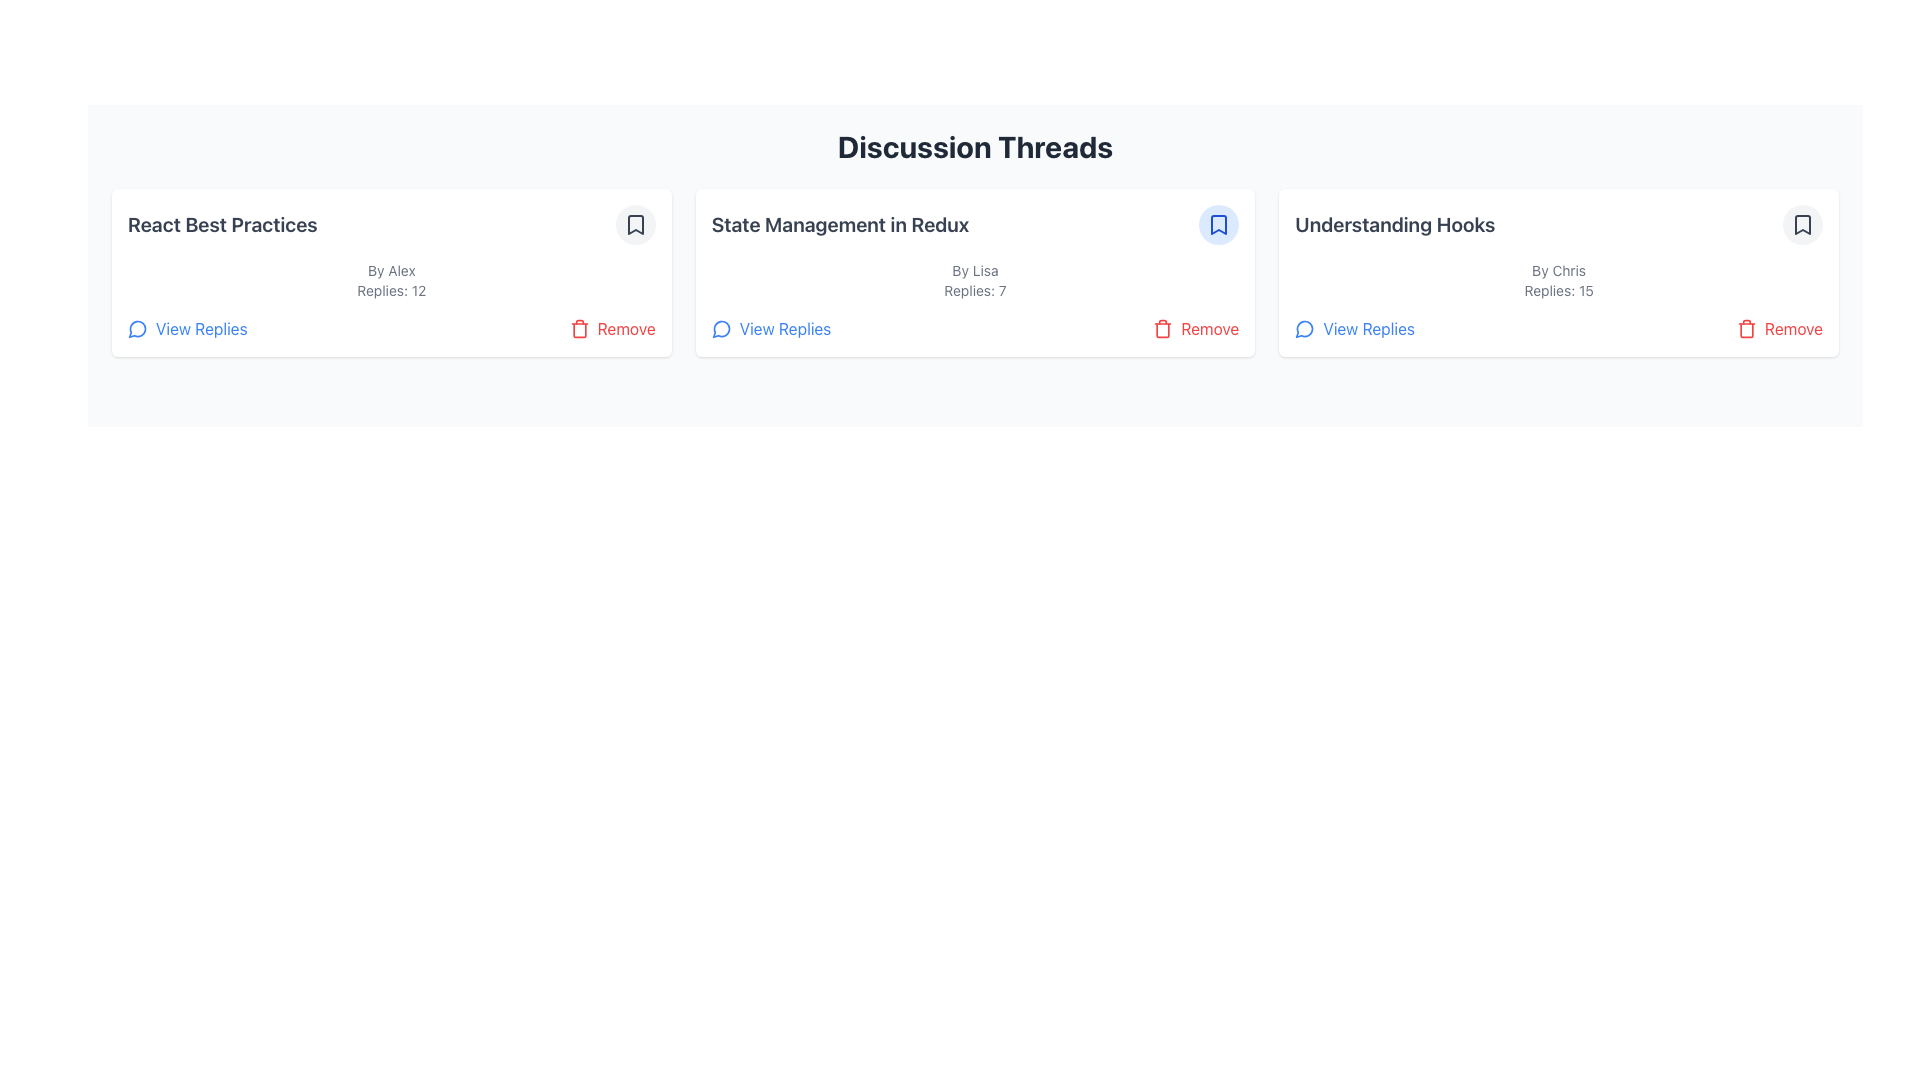 Image resolution: width=1920 pixels, height=1080 pixels. What do you see at coordinates (391, 224) in the screenshot?
I see `the title of the discussion thread located in the first column of the grid layout under the 'Discussion Threads' section` at bounding box center [391, 224].